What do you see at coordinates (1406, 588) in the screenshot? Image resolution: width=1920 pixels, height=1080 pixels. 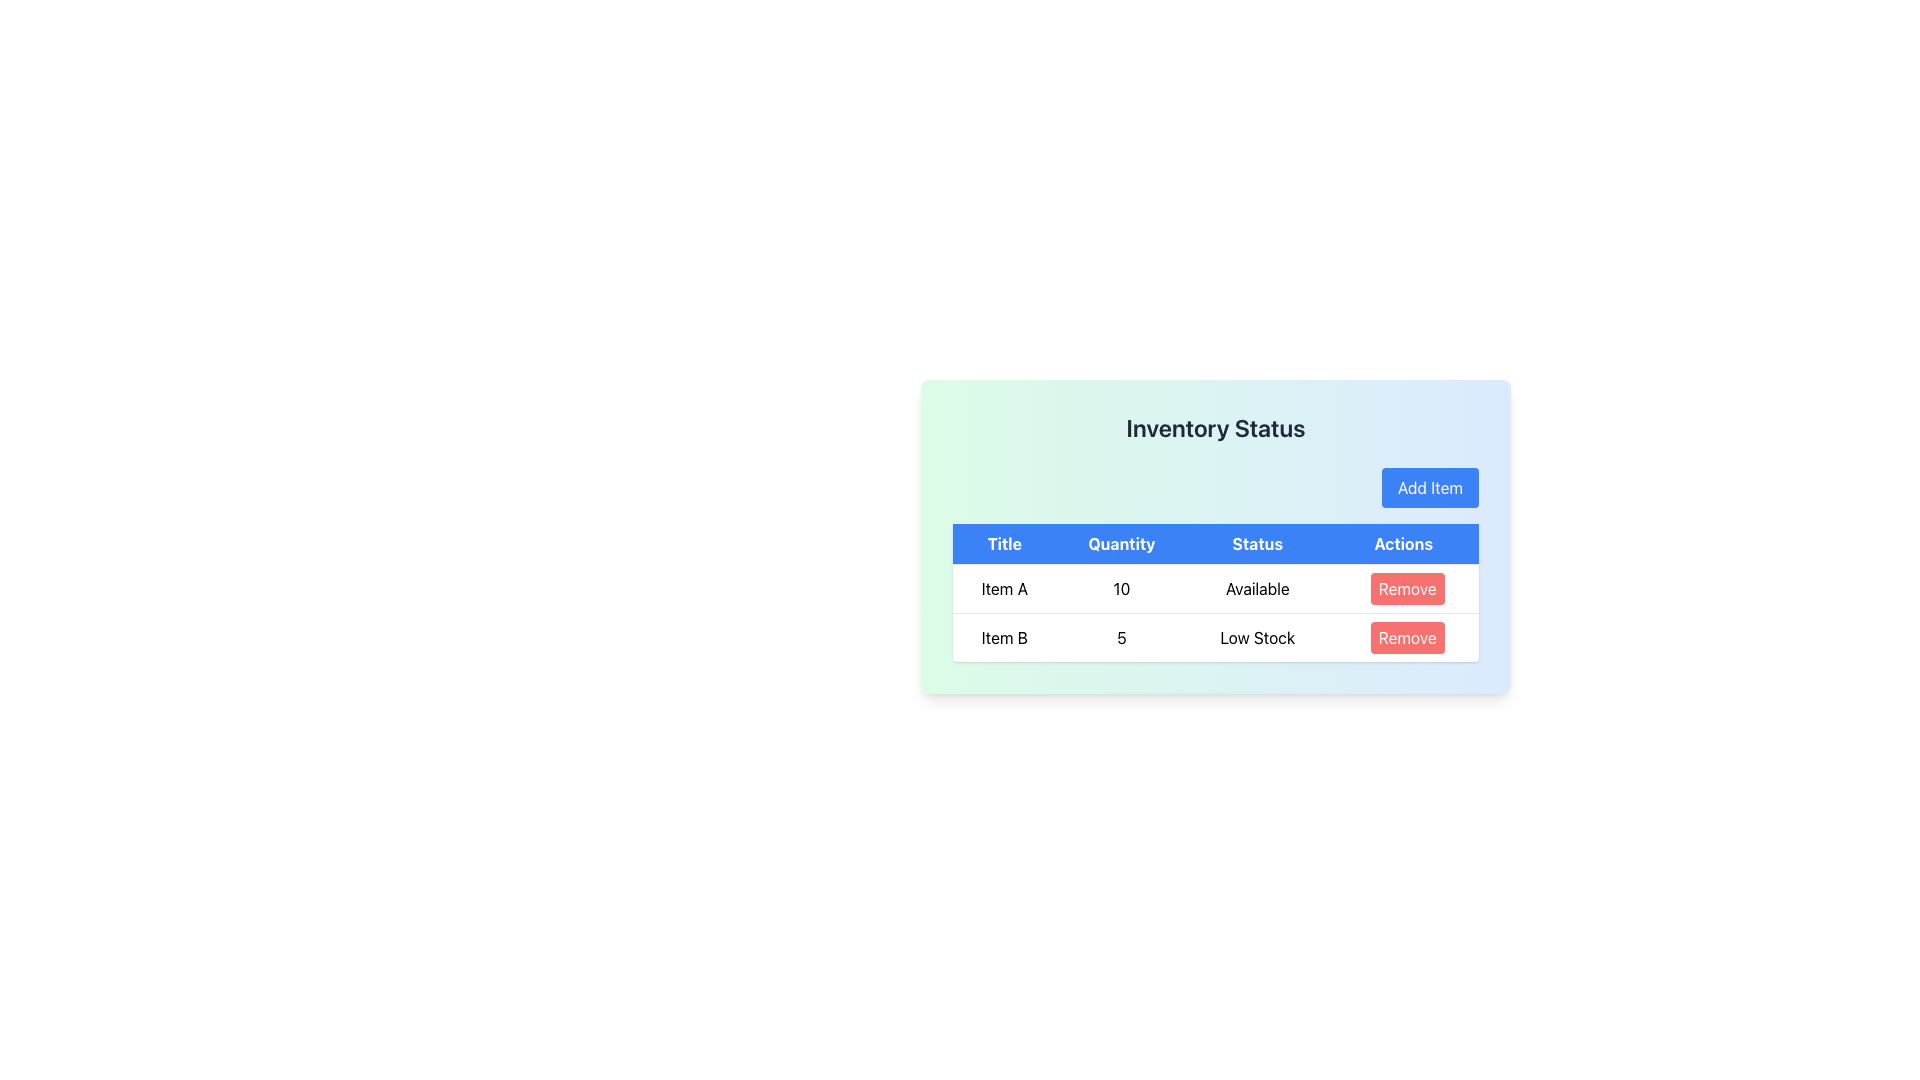 I see `the 'Remove' button, which is styled with a red background and white text, located in the 'Actions' column of the first row of the table` at bounding box center [1406, 588].